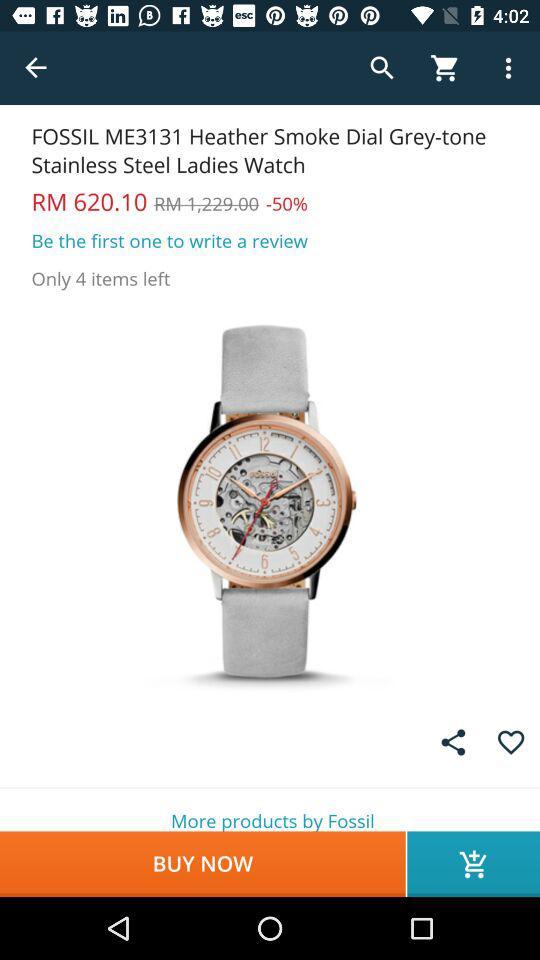  Describe the element at coordinates (453, 741) in the screenshot. I see `share the product` at that location.